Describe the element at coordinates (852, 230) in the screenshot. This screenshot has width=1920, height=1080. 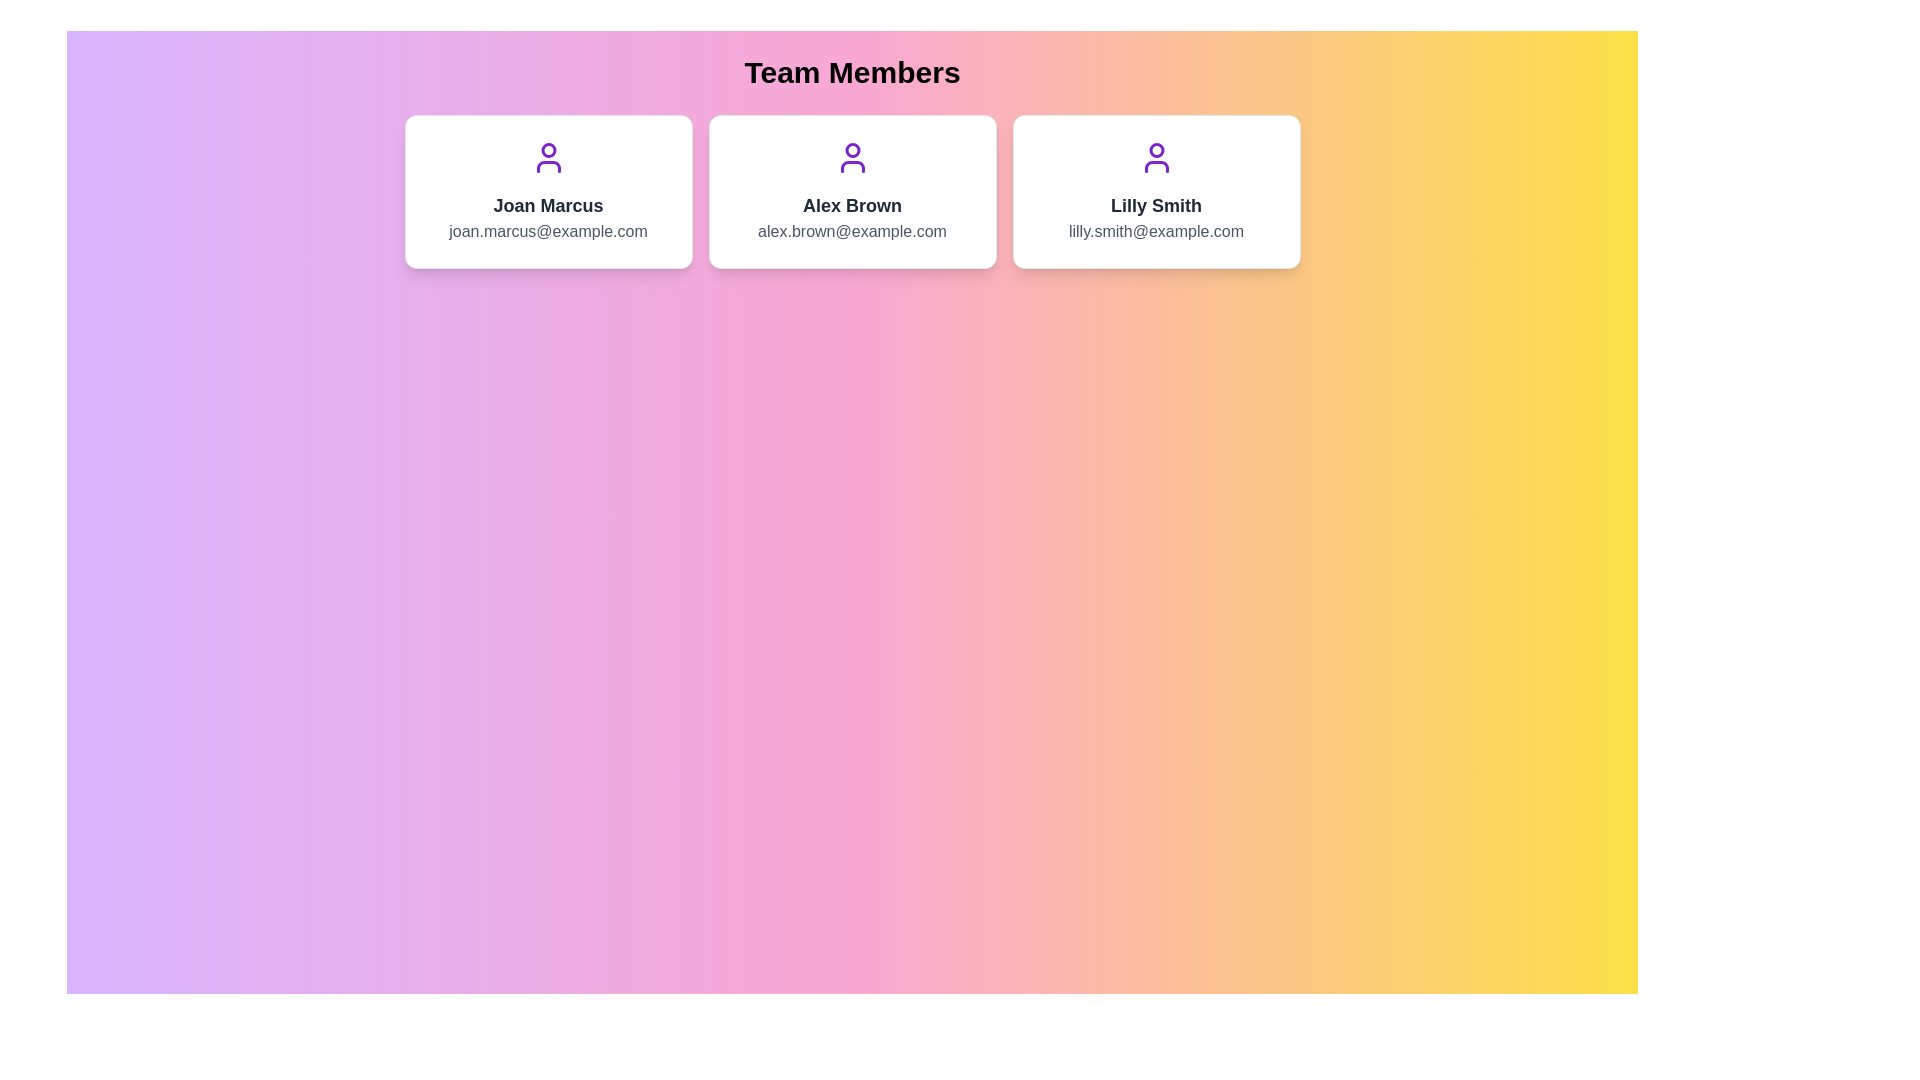
I see `the text label displaying the email address 'alex.brown@example.com', which is styled in gray and positioned below 'Alex Brown' within the center card of a group of three team member cards` at that location.